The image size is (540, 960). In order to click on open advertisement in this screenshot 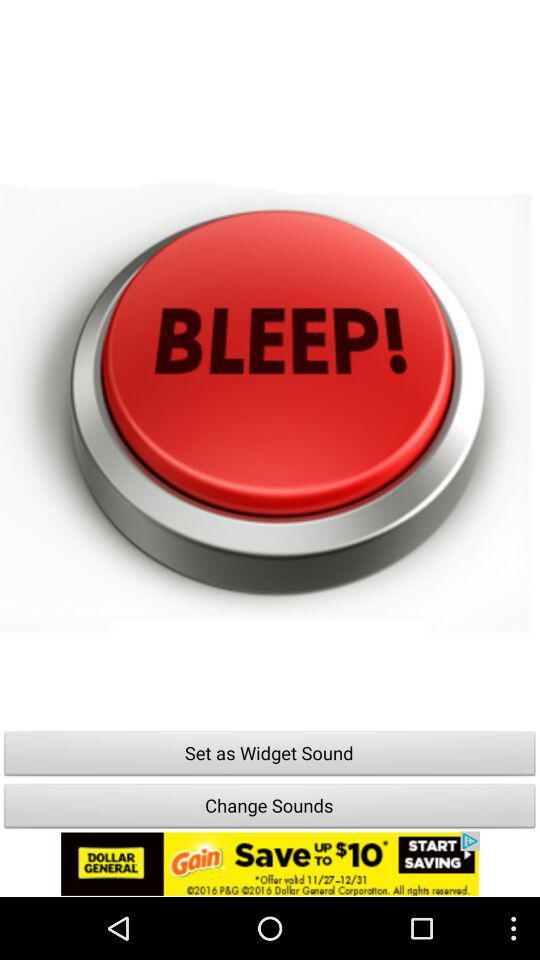, I will do `click(270, 863)`.